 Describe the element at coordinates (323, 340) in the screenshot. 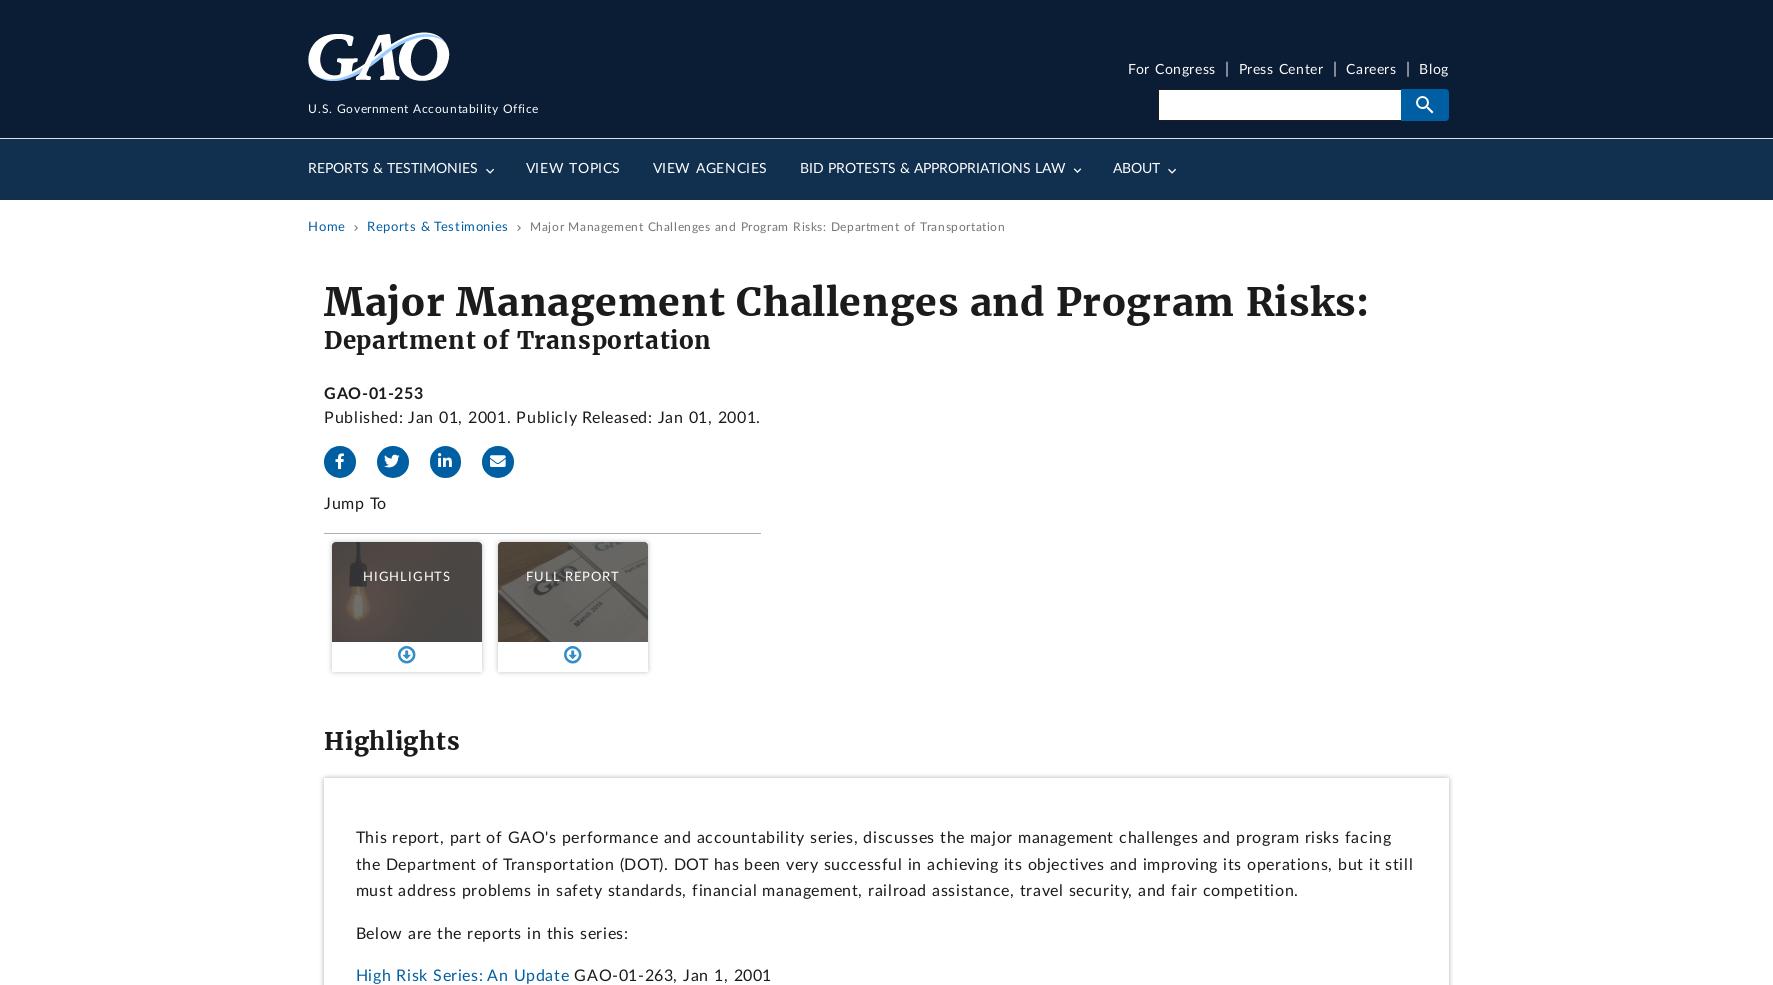

I see `'Department of Transportation'` at that location.